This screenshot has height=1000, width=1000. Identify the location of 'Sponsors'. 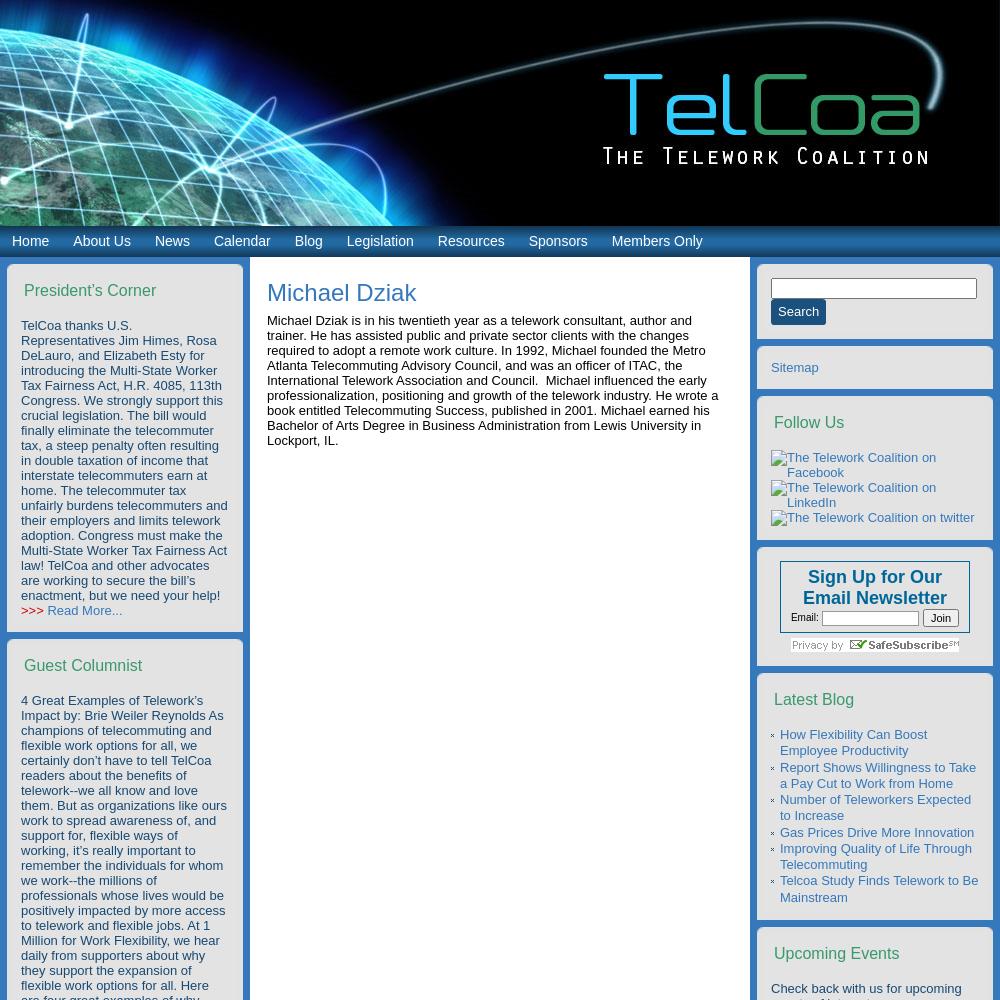
(557, 240).